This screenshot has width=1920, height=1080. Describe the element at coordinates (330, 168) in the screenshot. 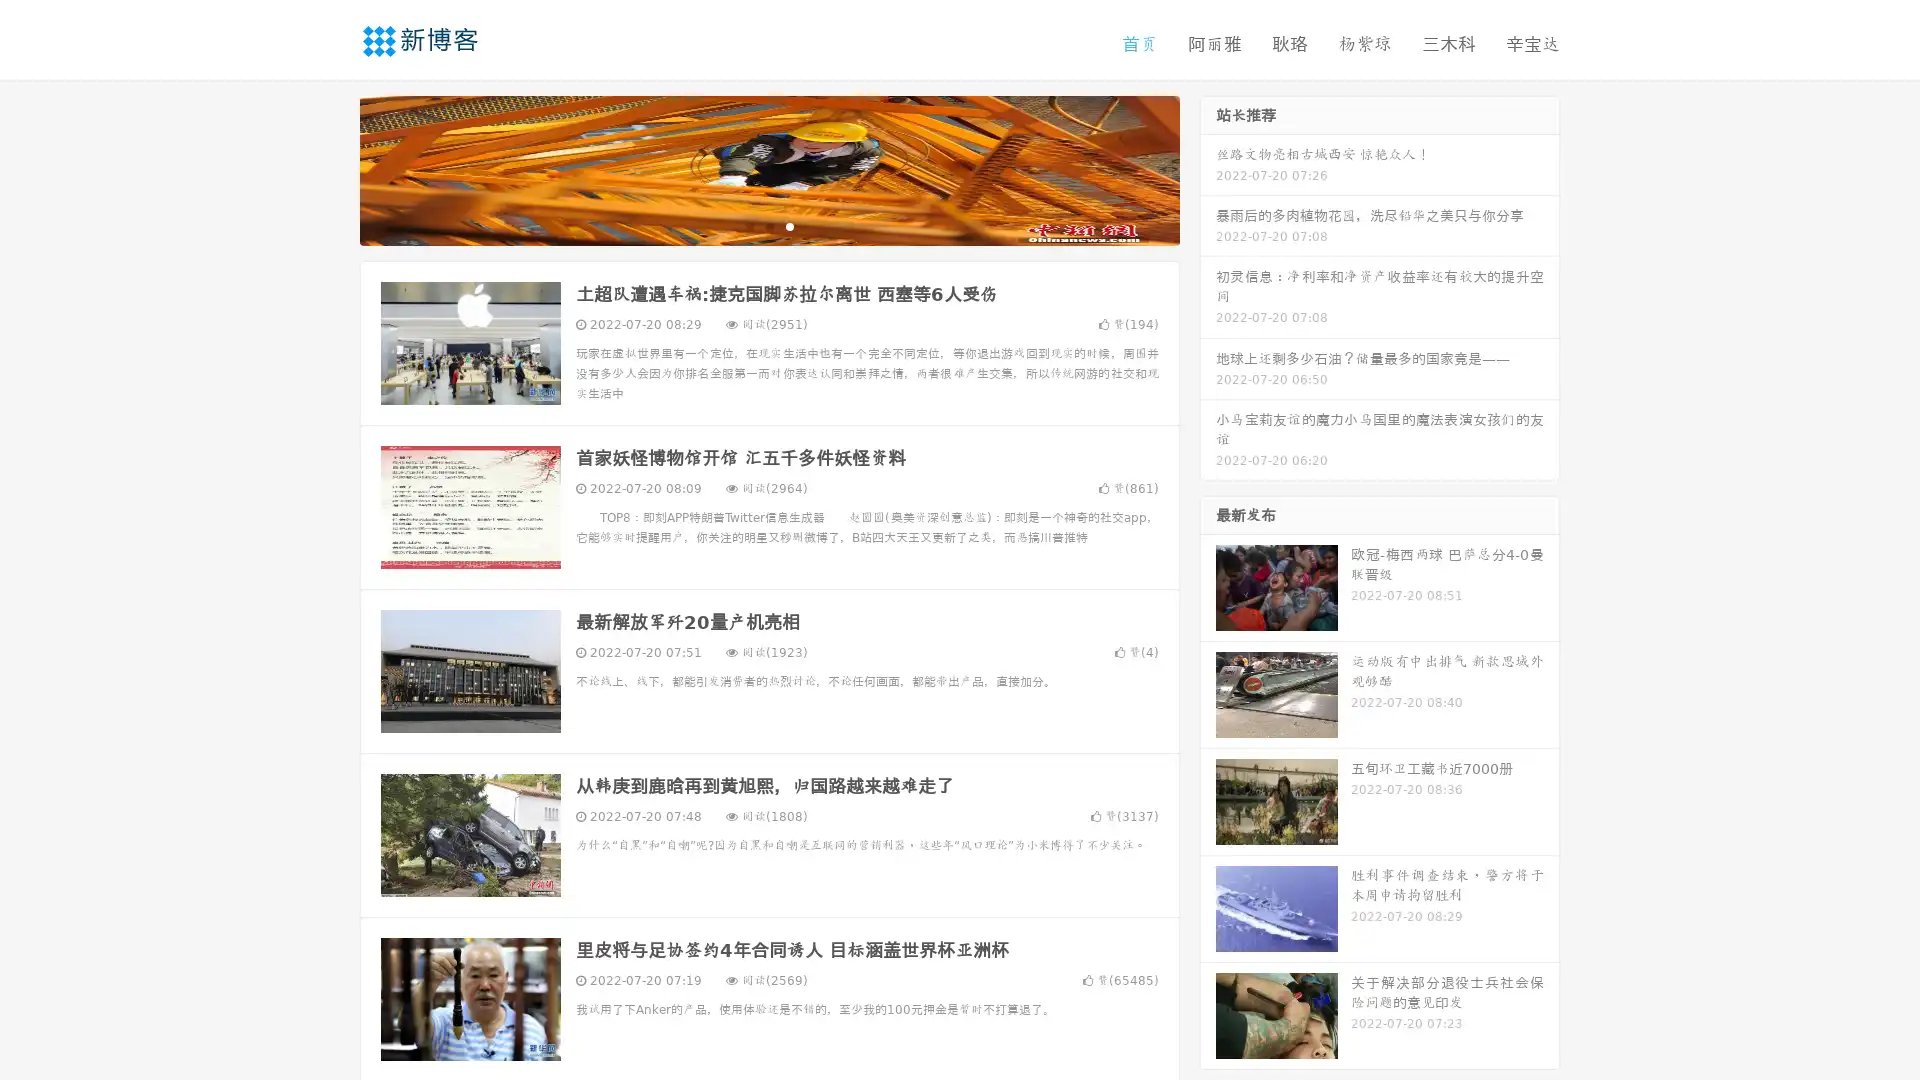

I see `Previous slide` at that location.